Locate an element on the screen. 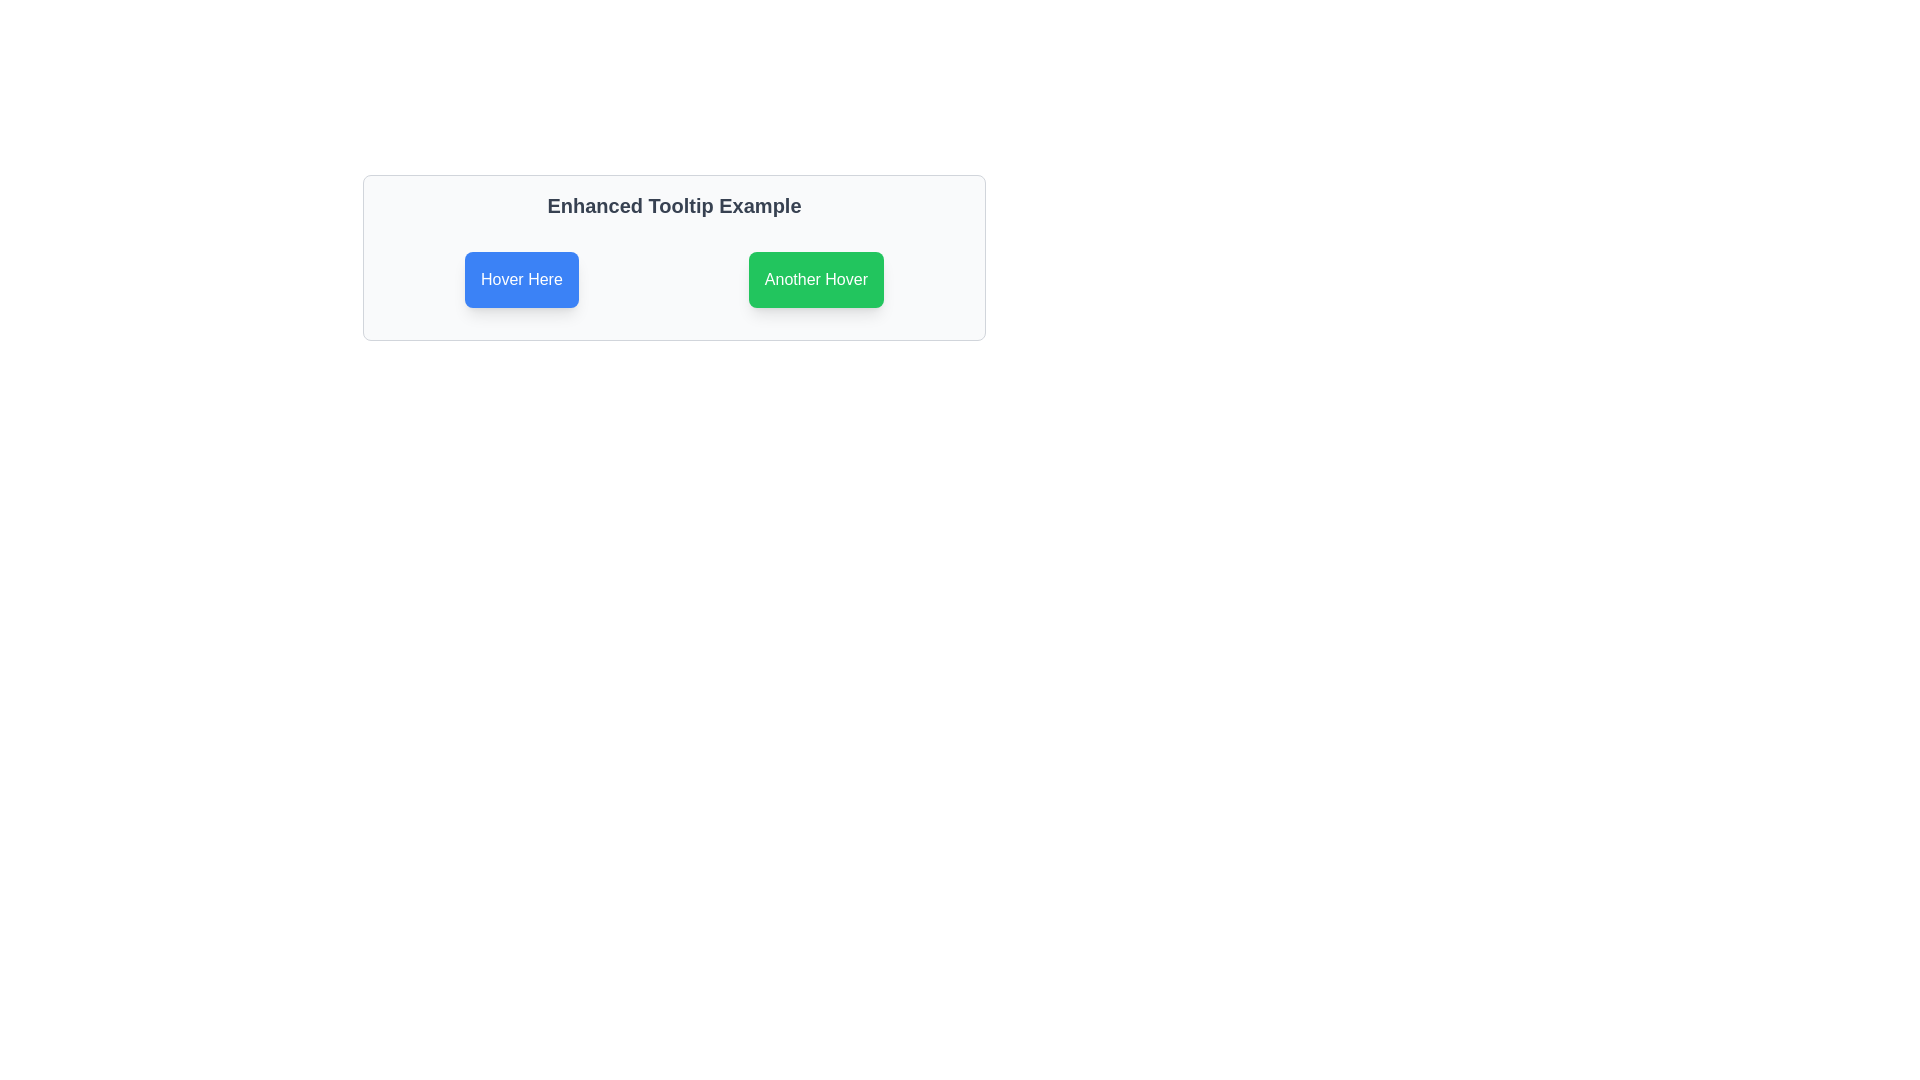 This screenshot has height=1080, width=1920. the green button labeled 'Another Hover' is located at coordinates (816, 280).